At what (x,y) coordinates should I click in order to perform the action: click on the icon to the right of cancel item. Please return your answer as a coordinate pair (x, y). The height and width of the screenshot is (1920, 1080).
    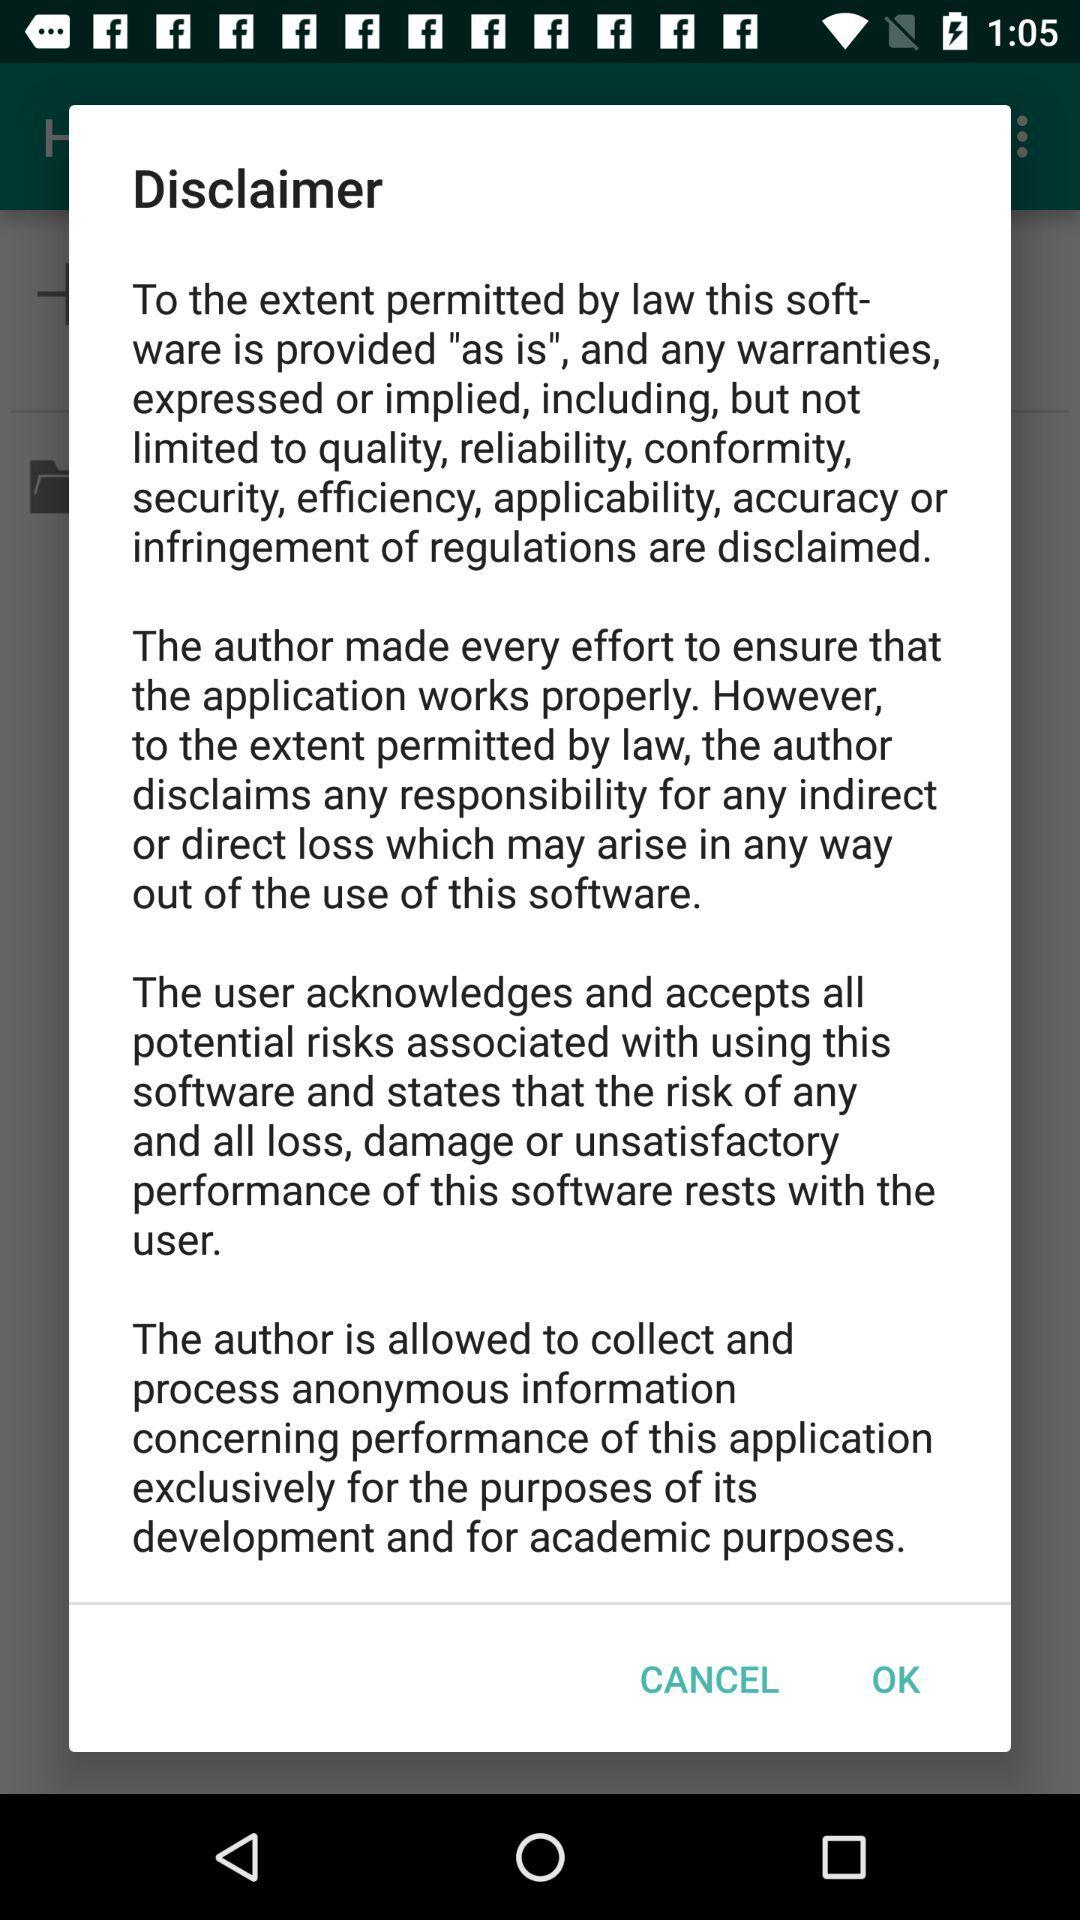
    Looking at the image, I should click on (894, 1678).